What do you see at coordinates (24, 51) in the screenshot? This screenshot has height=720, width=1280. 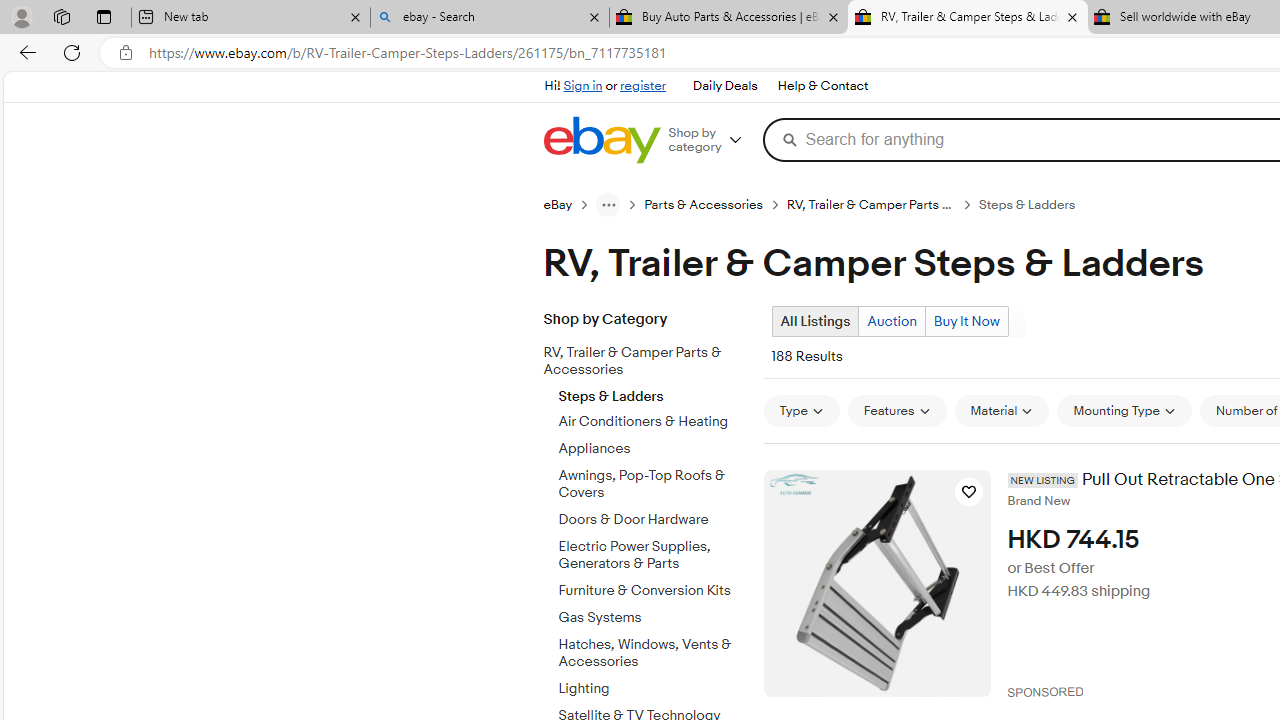 I see `'Back'` at bounding box center [24, 51].